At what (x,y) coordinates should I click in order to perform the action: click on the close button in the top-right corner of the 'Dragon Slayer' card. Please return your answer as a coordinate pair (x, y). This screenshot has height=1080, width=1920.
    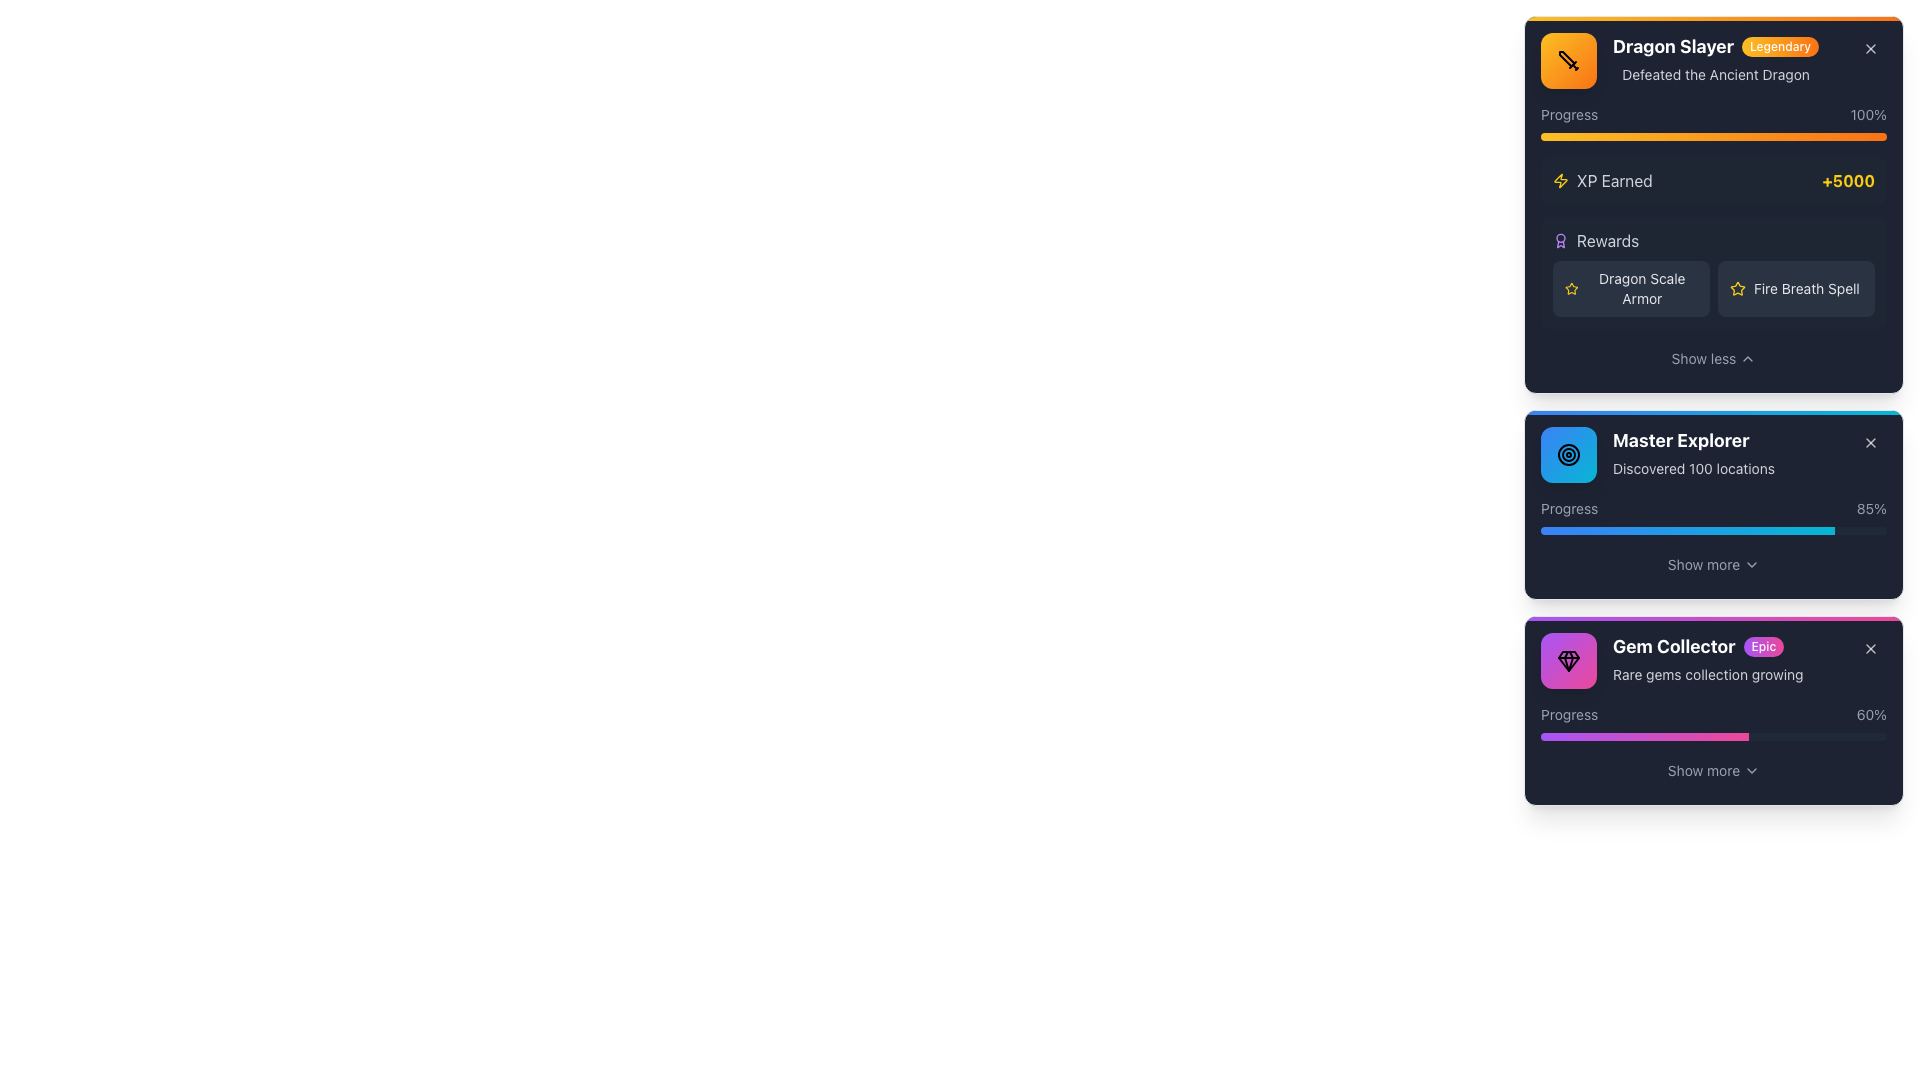
    Looking at the image, I should click on (1870, 48).